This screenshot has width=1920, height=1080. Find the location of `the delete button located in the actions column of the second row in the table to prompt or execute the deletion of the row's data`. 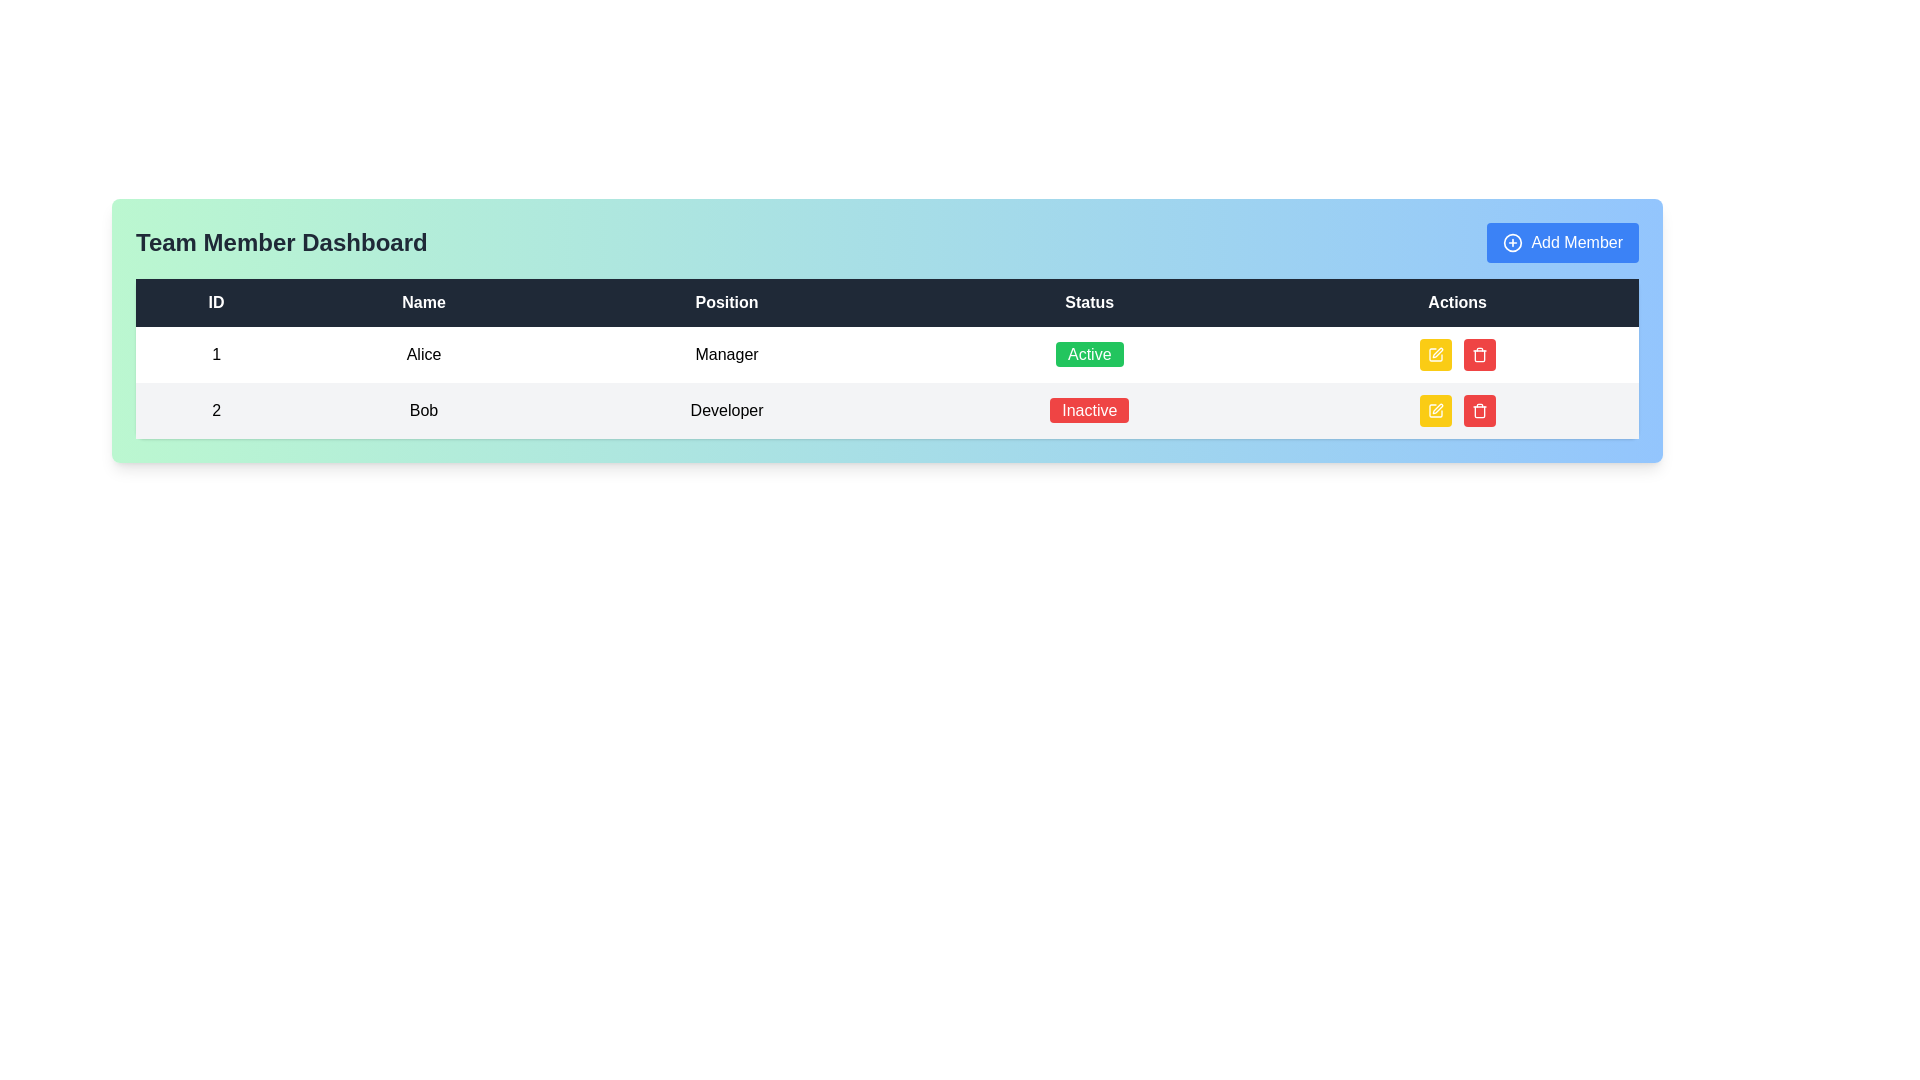

the delete button located in the actions column of the second row in the table to prompt or execute the deletion of the row's data is located at coordinates (1479, 410).